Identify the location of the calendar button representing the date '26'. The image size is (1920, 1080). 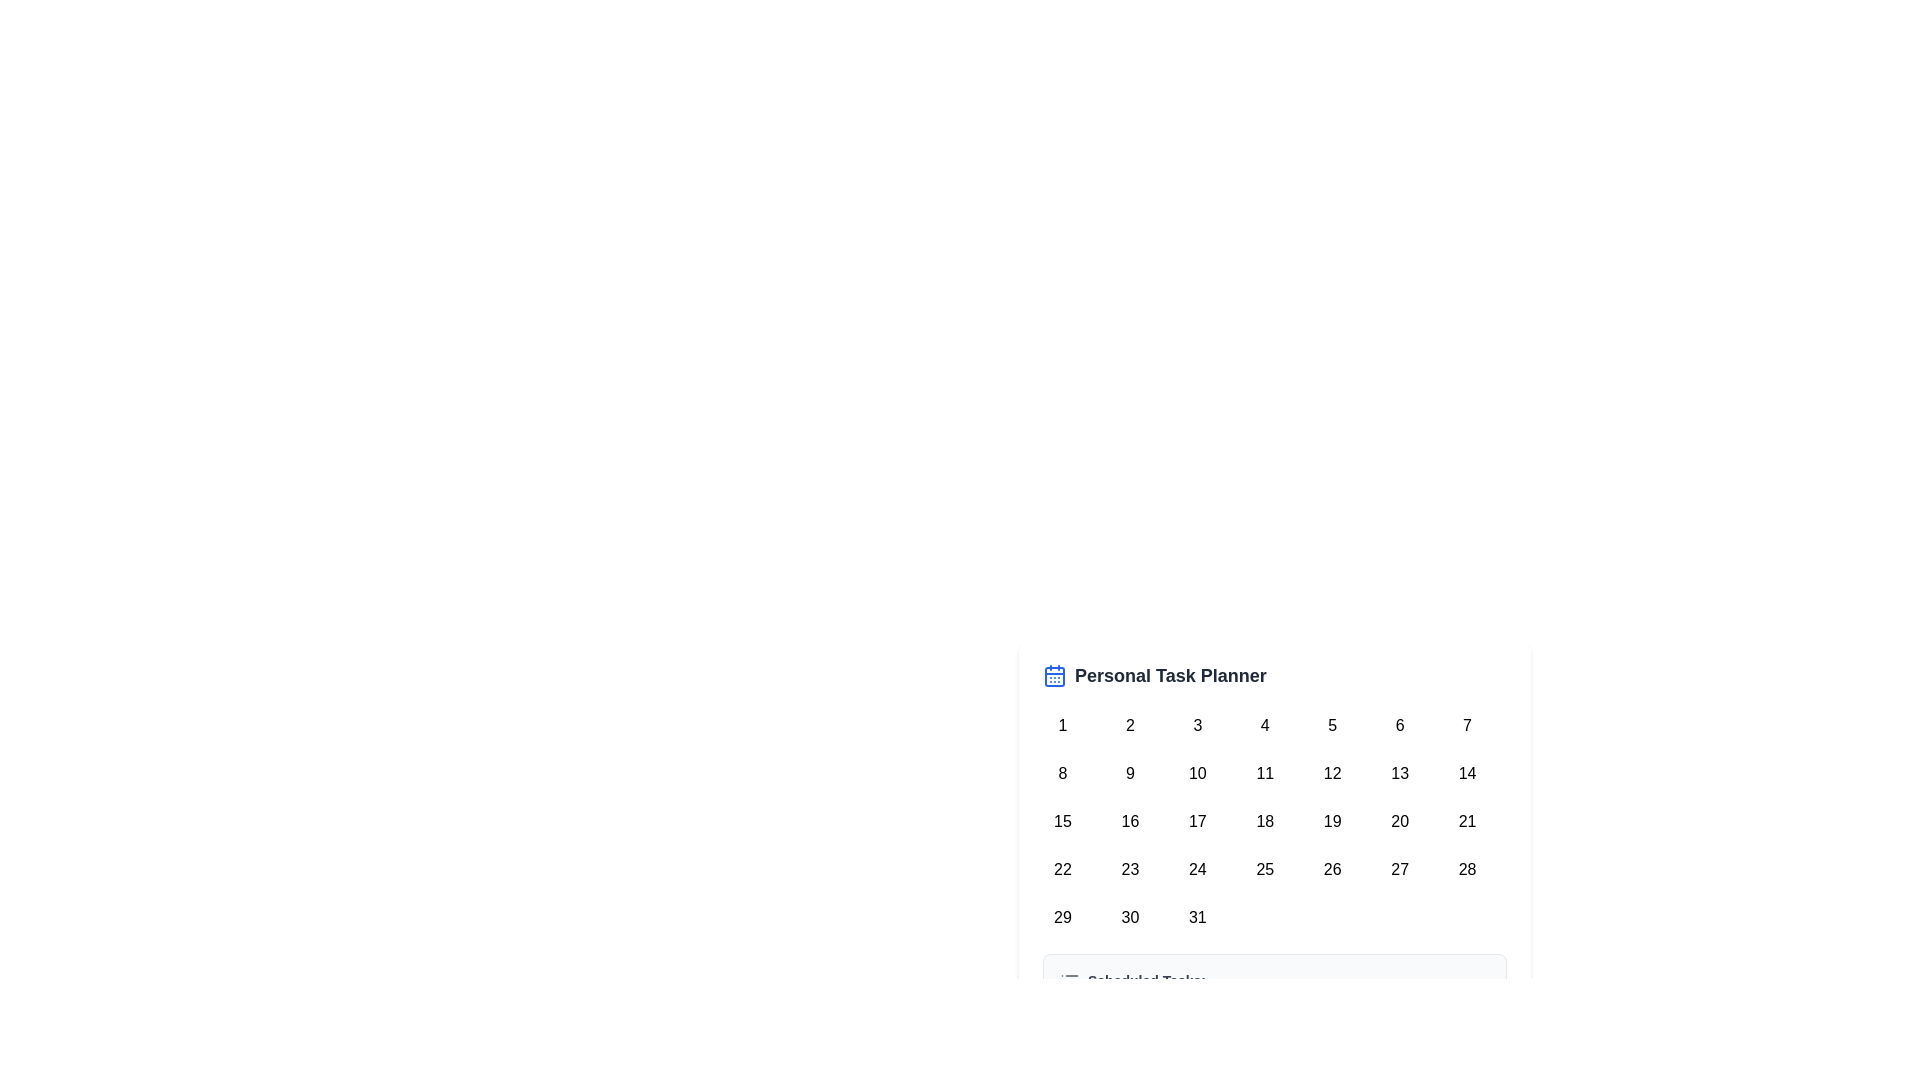
(1332, 869).